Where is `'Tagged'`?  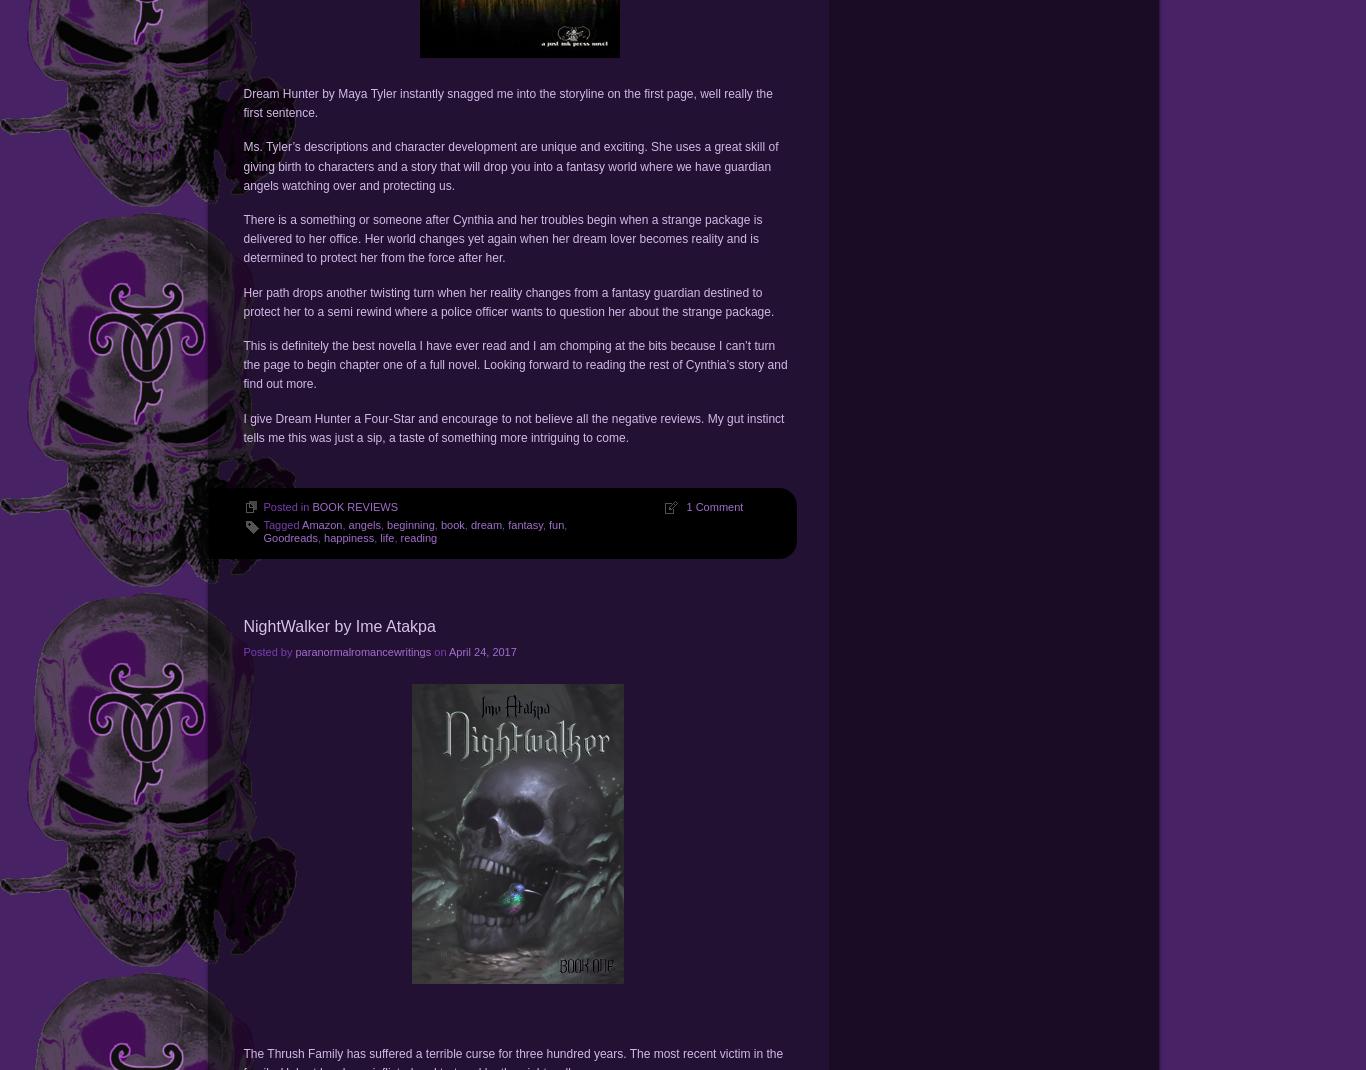 'Tagged' is located at coordinates (282, 523).